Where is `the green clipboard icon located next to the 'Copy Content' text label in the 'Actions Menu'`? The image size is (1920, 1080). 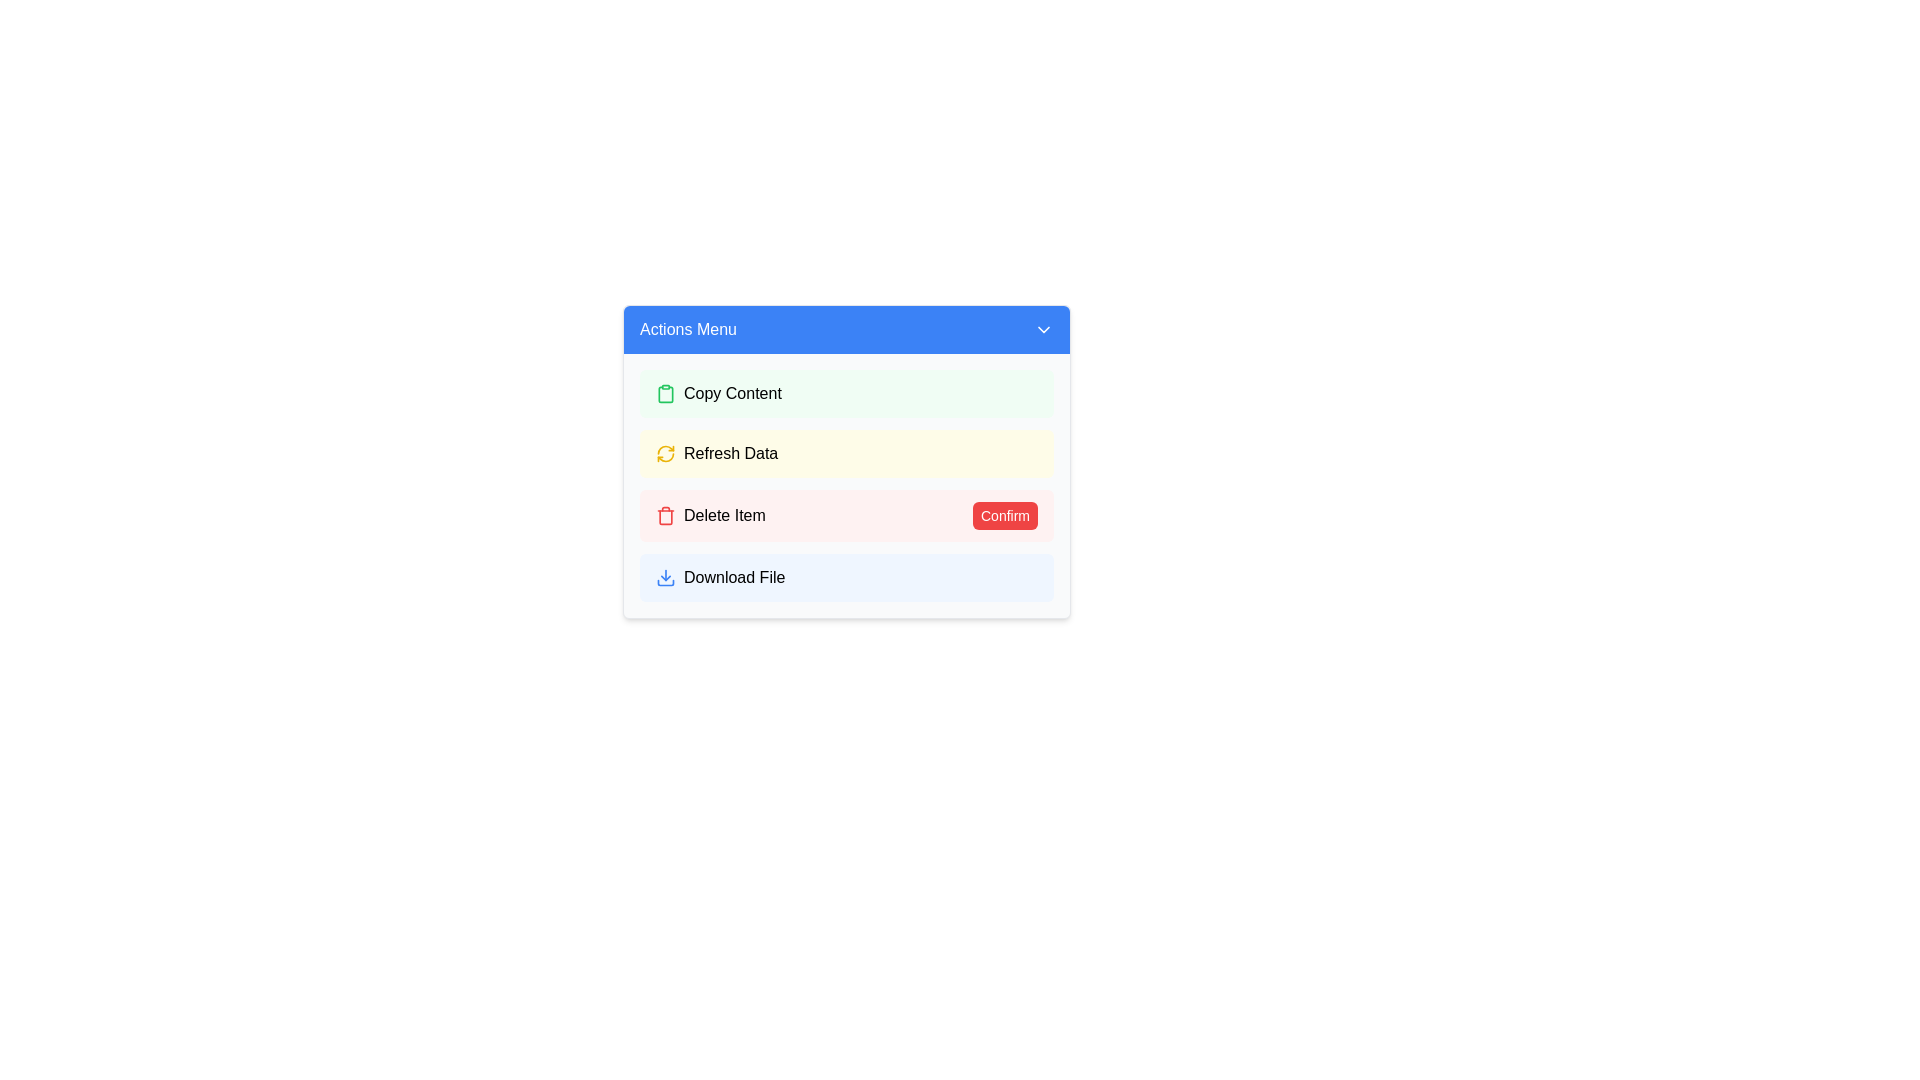
the green clipboard icon located next to the 'Copy Content' text label in the 'Actions Menu' is located at coordinates (666, 393).